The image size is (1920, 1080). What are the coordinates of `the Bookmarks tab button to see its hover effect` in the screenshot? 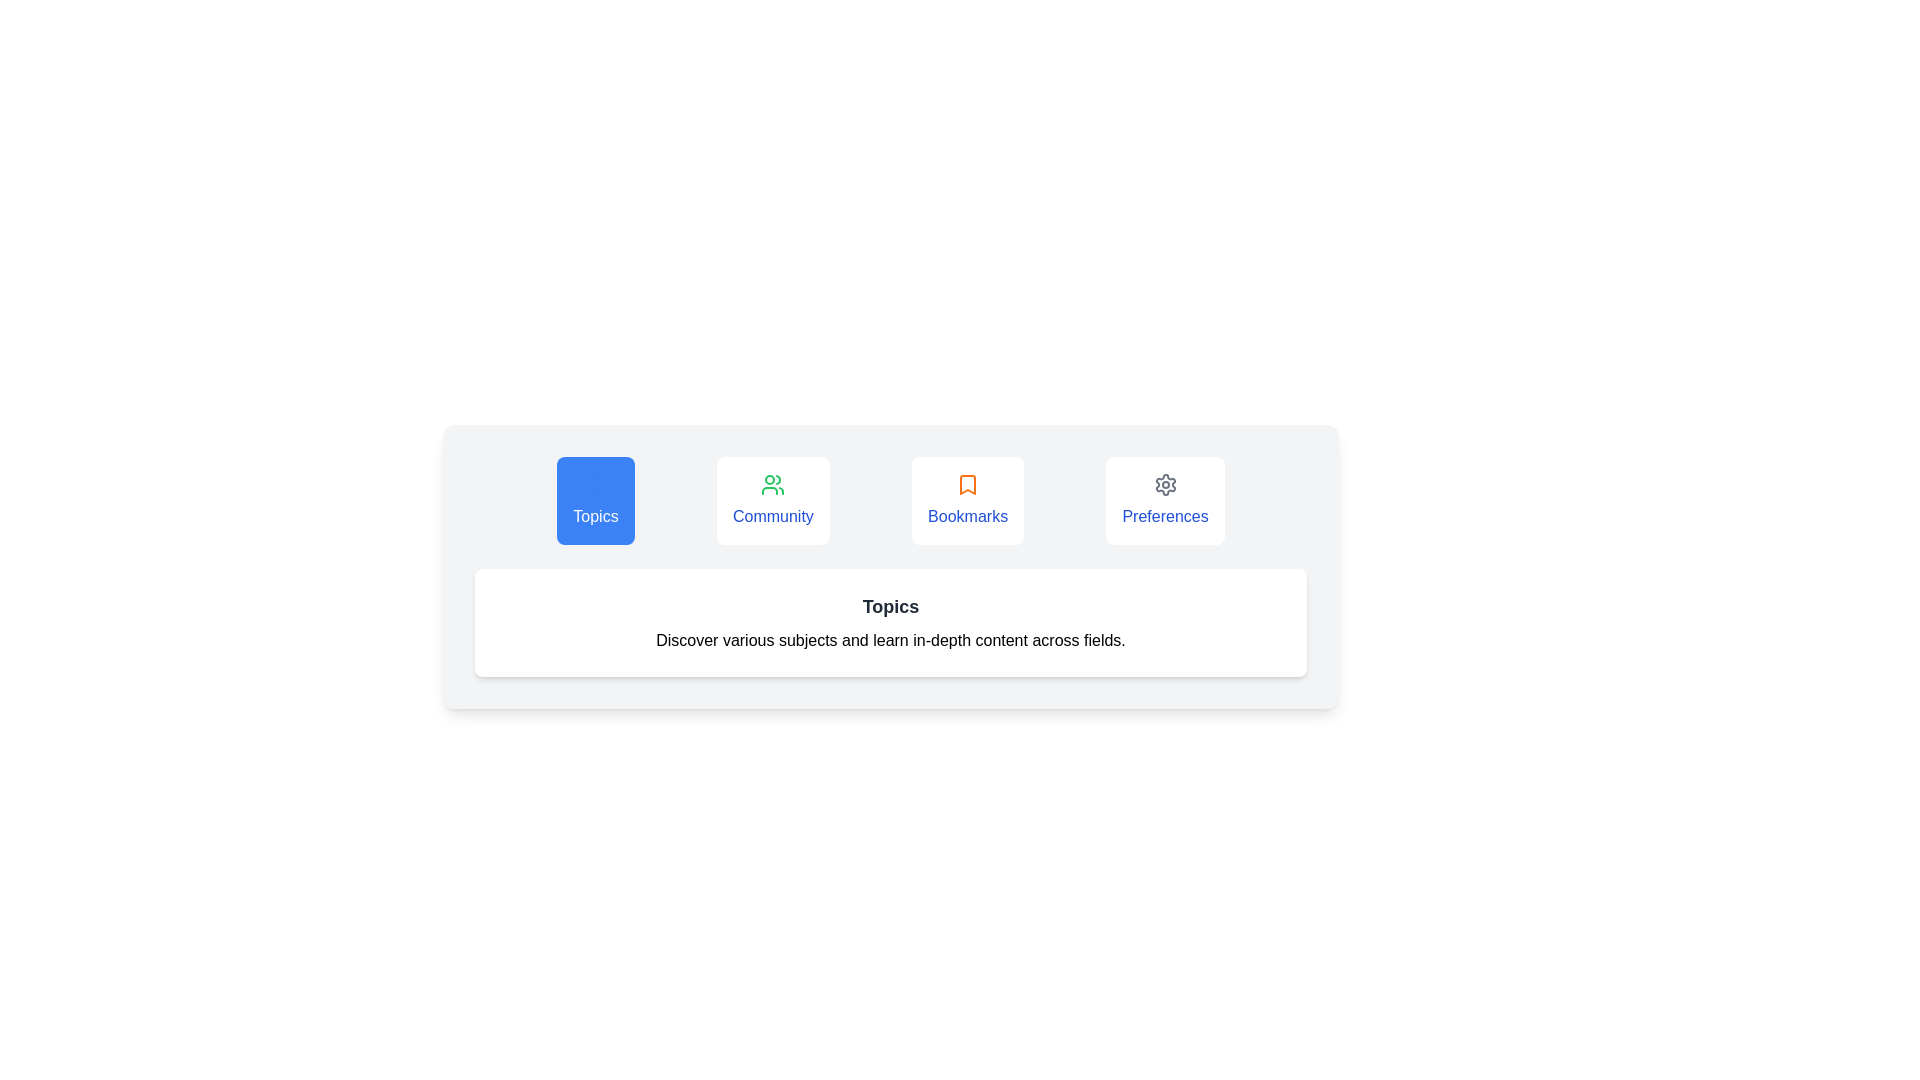 It's located at (968, 500).